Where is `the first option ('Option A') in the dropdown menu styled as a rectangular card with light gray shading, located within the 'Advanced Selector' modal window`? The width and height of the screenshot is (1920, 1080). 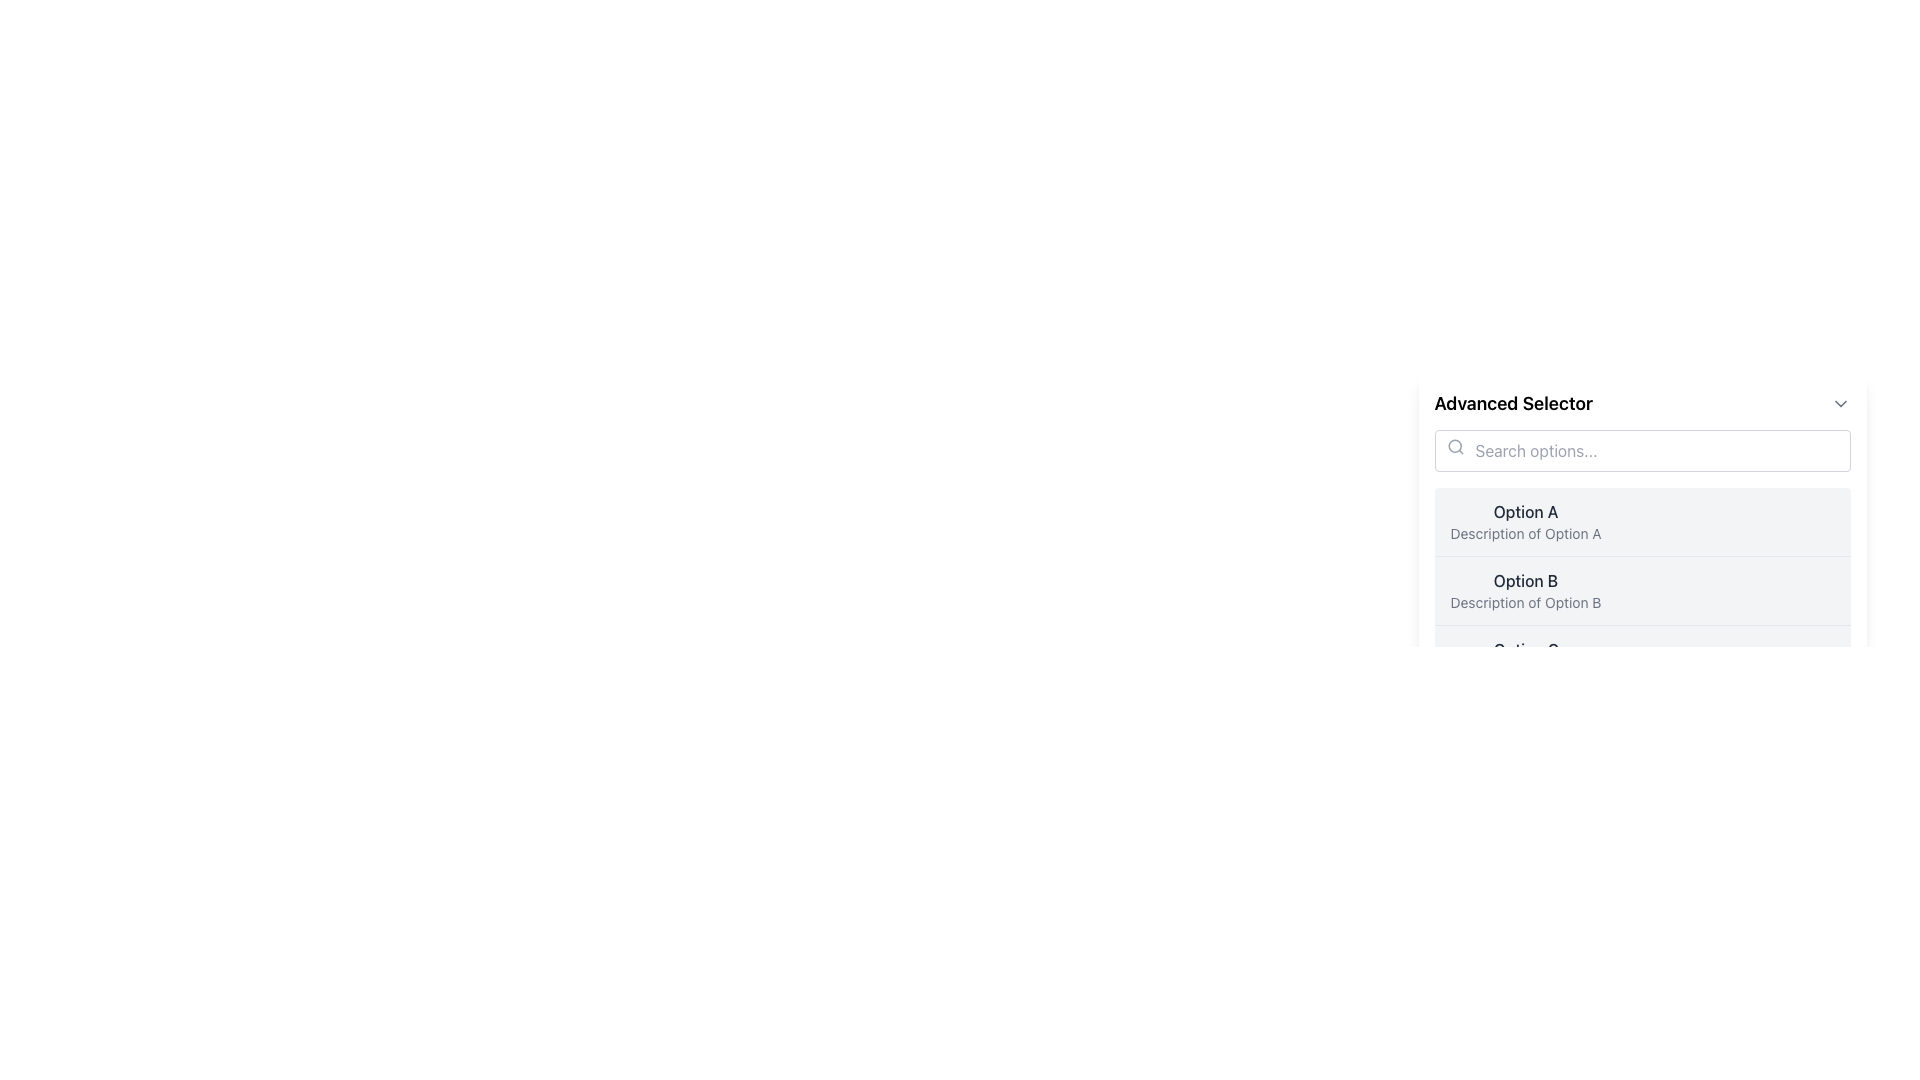 the first option ('Option A') in the dropdown menu styled as a rectangular card with light gray shading, located within the 'Advanced Selector' modal window is located at coordinates (1642, 542).